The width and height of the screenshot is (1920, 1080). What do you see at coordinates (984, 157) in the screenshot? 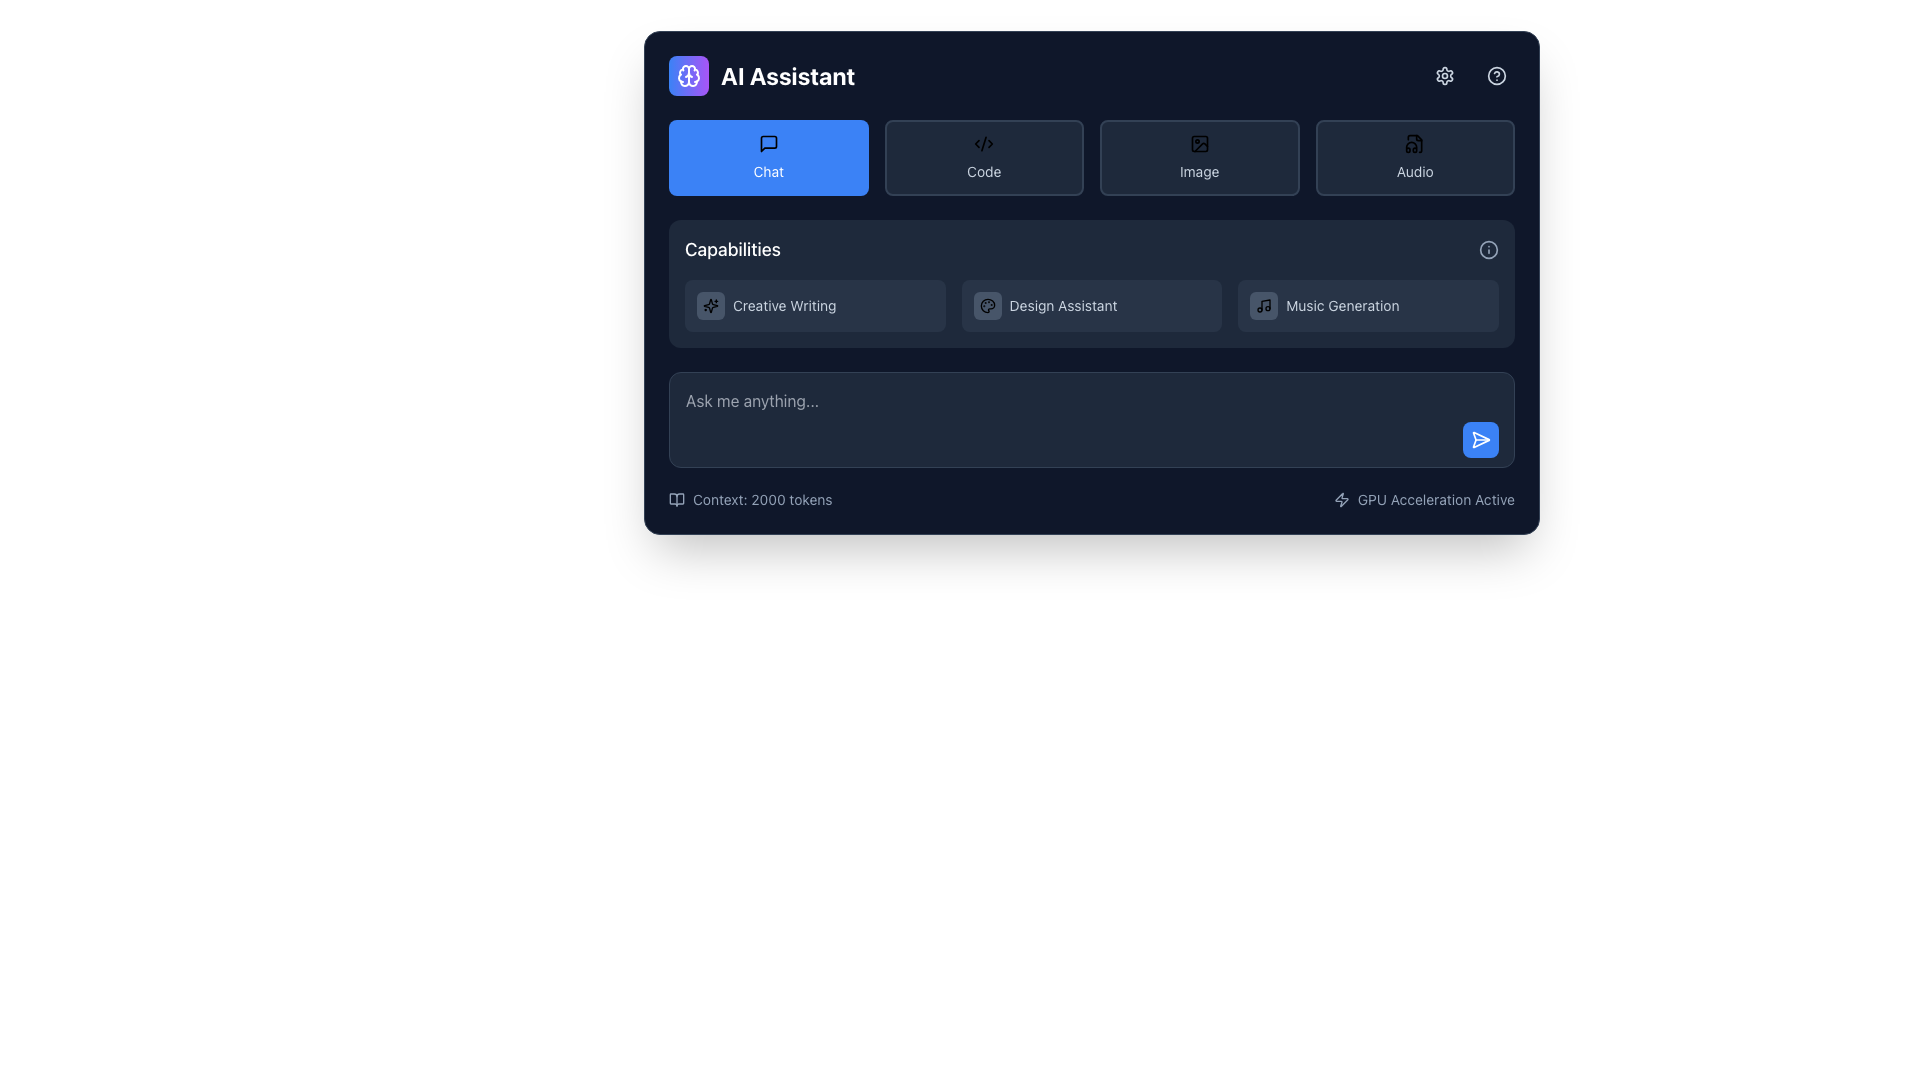
I see `the button located between the 'Chat' button on the left and the 'Image' button on the right` at bounding box center [984, 157].